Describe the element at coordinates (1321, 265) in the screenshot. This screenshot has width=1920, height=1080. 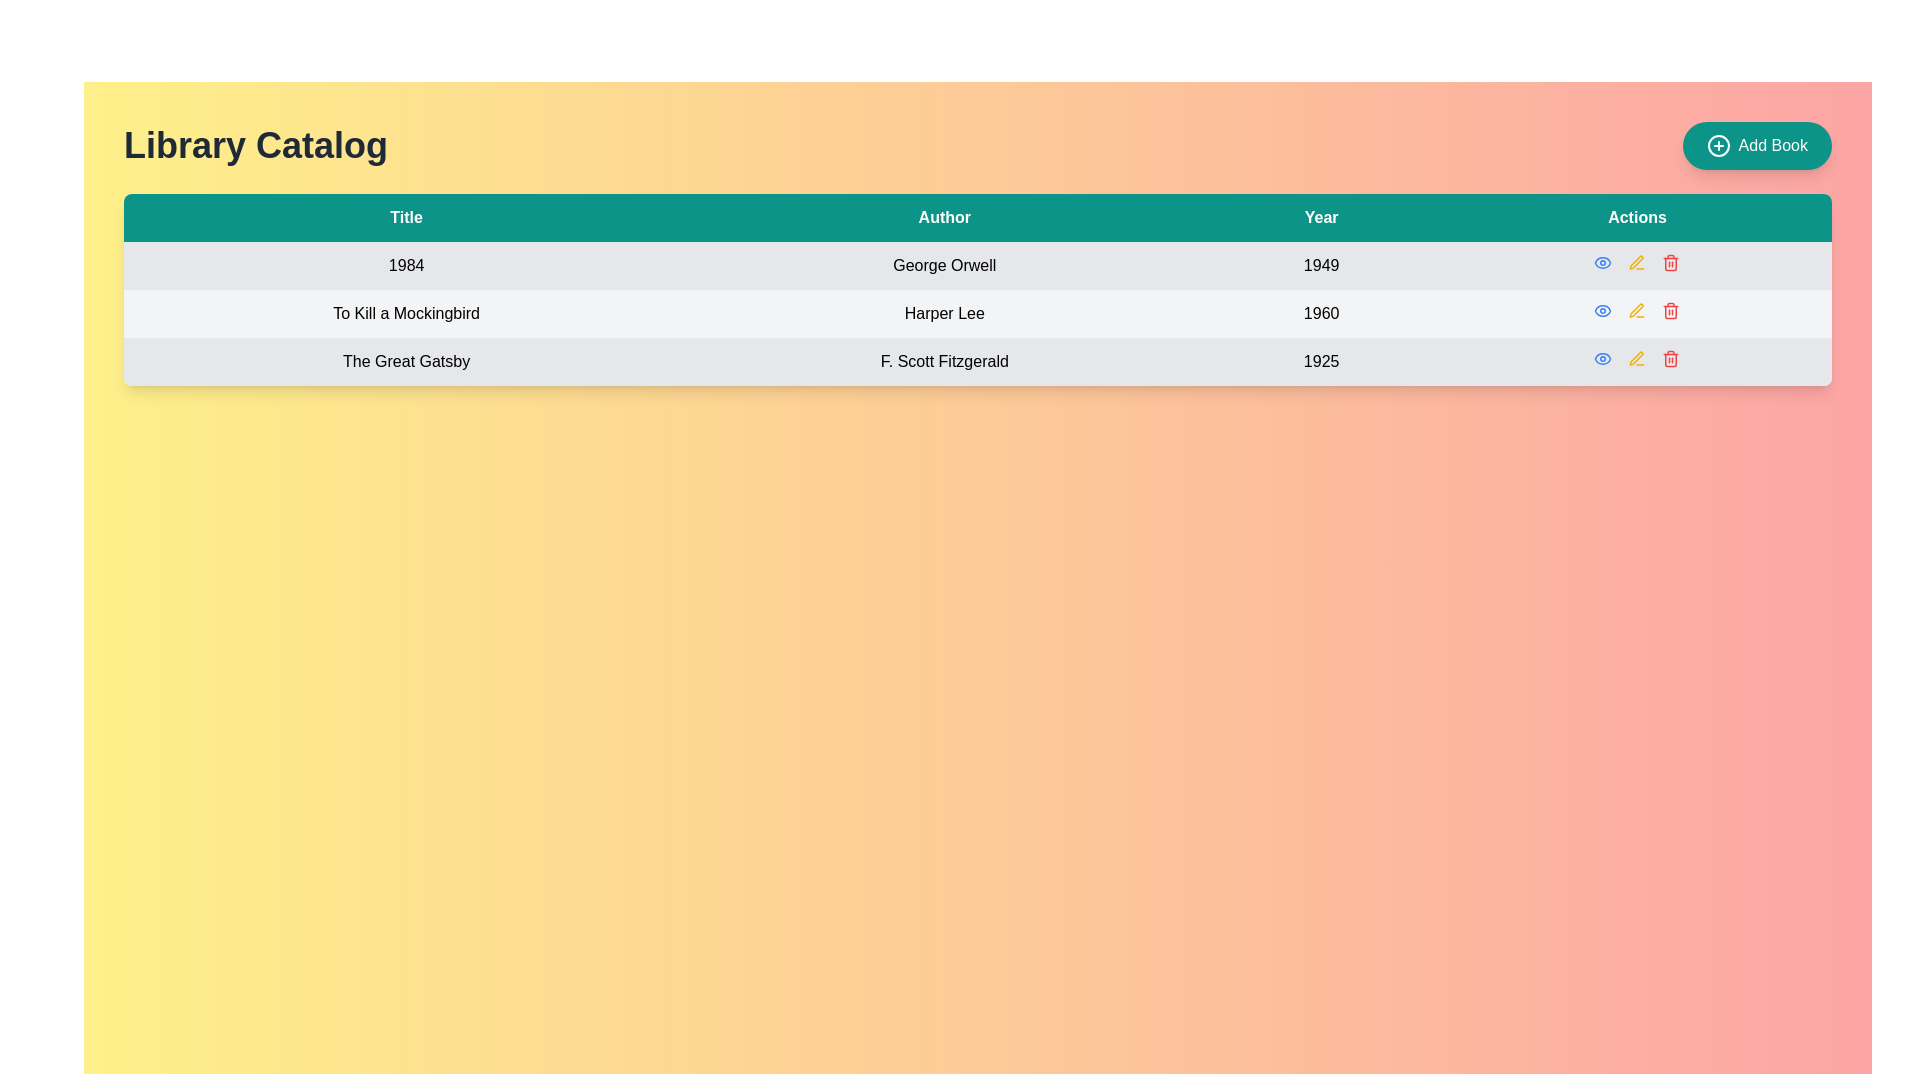
I see `the Text label displaying the publication year '1984' by George Orwell in the 'Year' column of the table` at that location.